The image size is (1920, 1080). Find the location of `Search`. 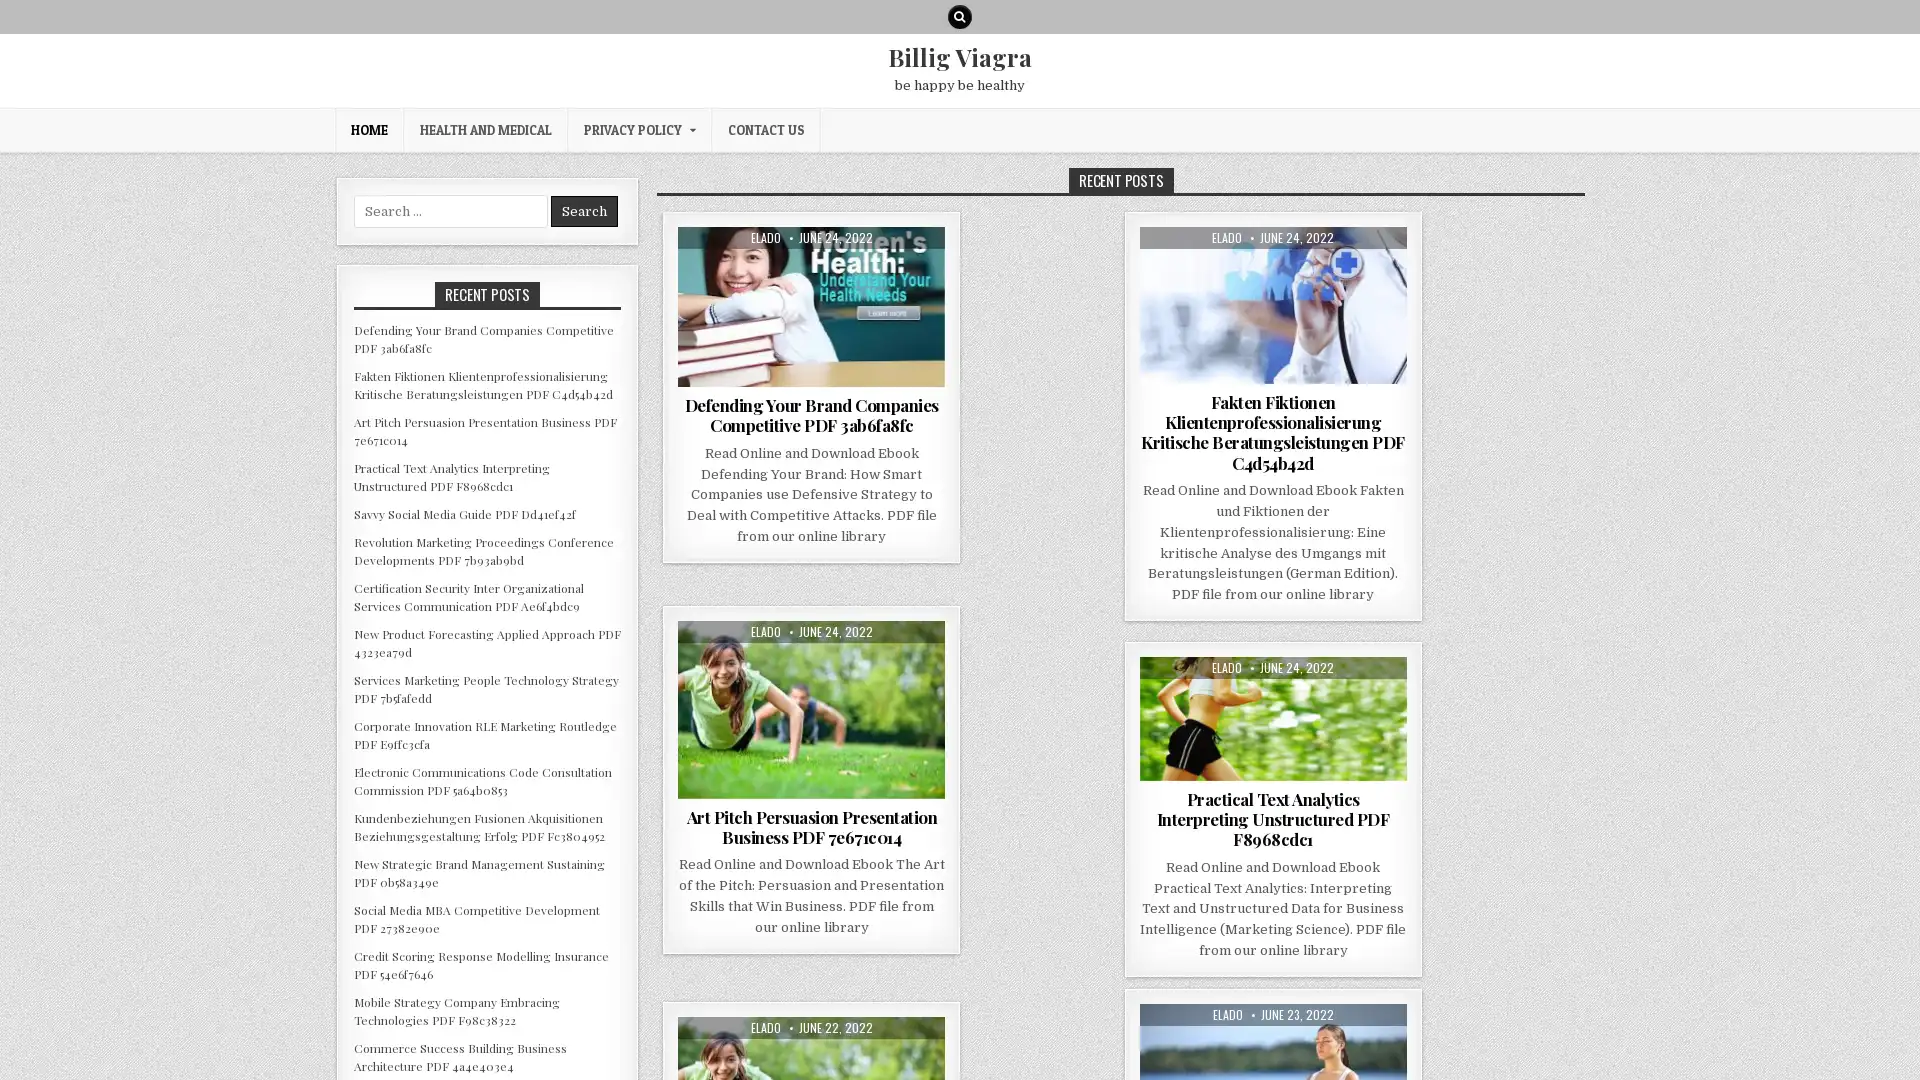

Search is located at coordinates (583, 211).